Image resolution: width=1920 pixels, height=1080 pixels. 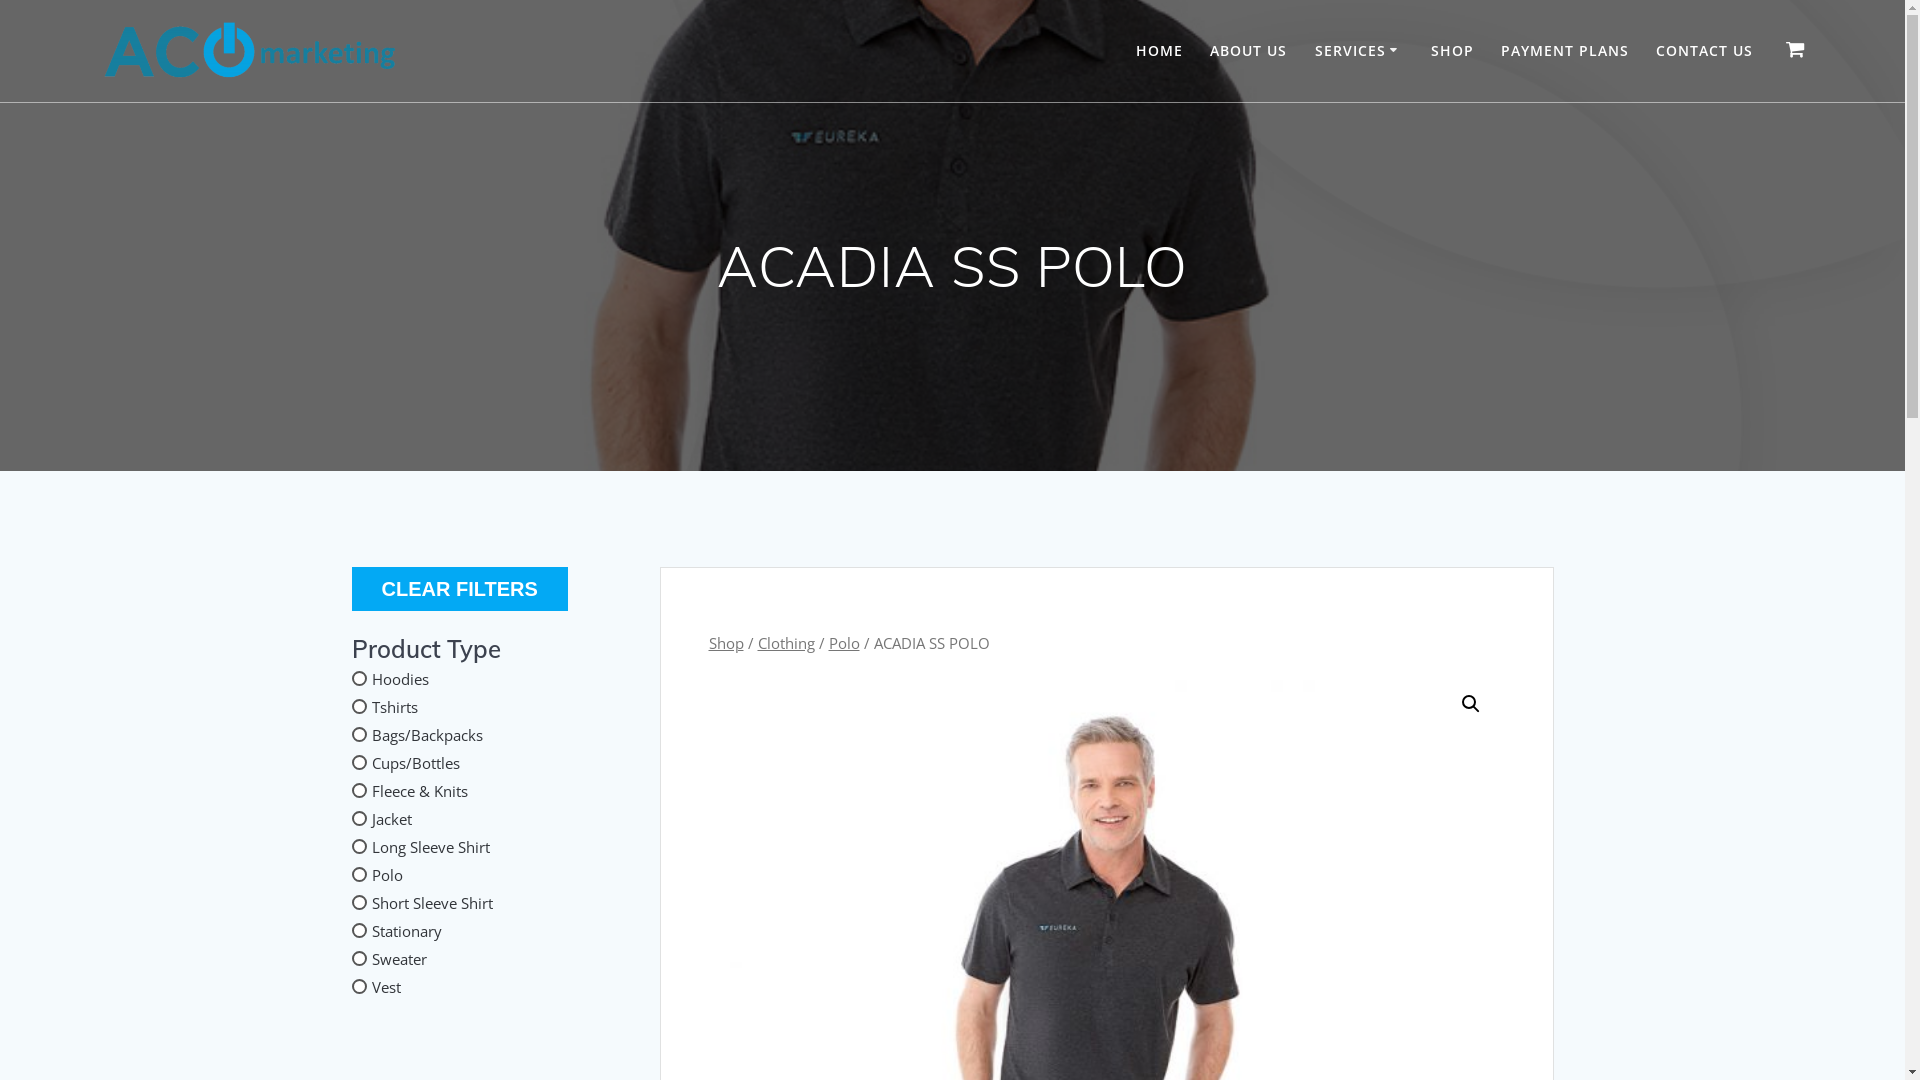 What do you see at coordinates (1136, 49) in the screenshot?
I see `'HOME'` at bounding box center [1136, 49].